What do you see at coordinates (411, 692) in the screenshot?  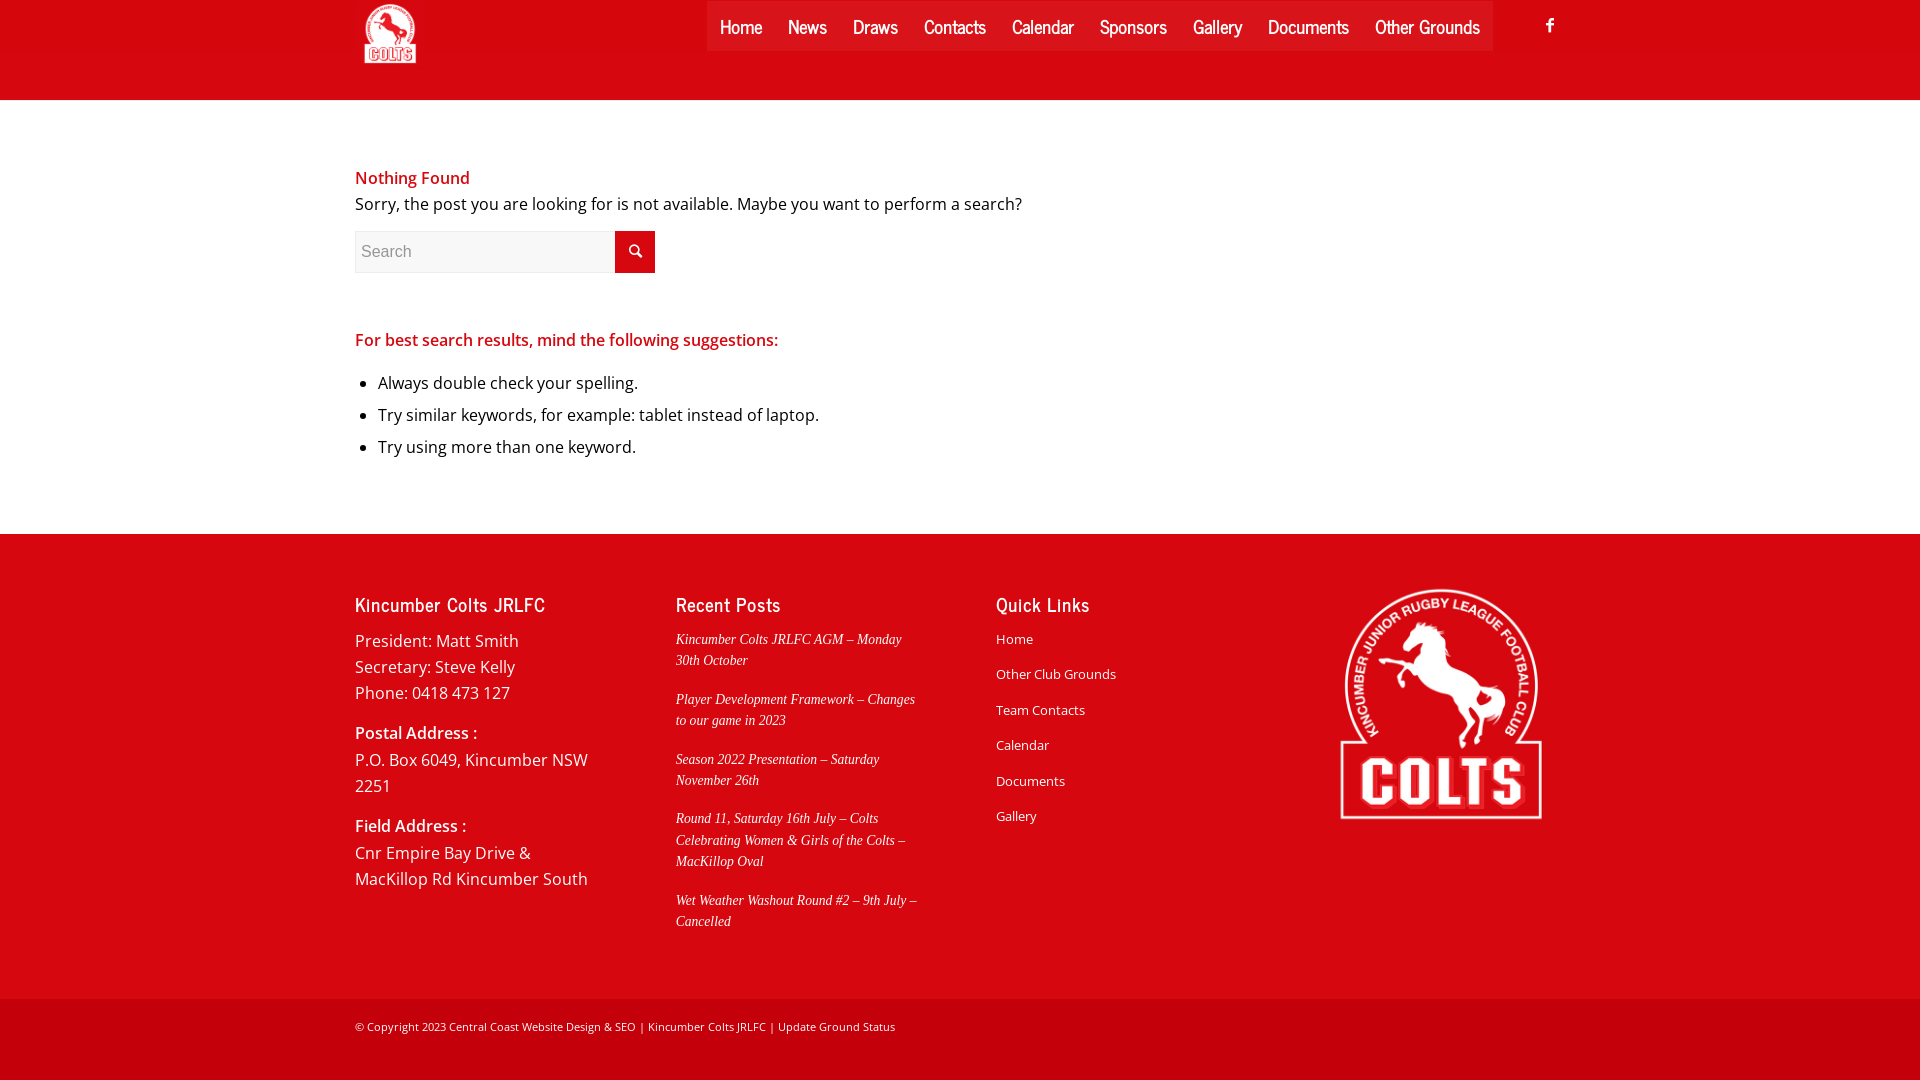 I see `'0418 473 127'` at bounding box center [411, 692].